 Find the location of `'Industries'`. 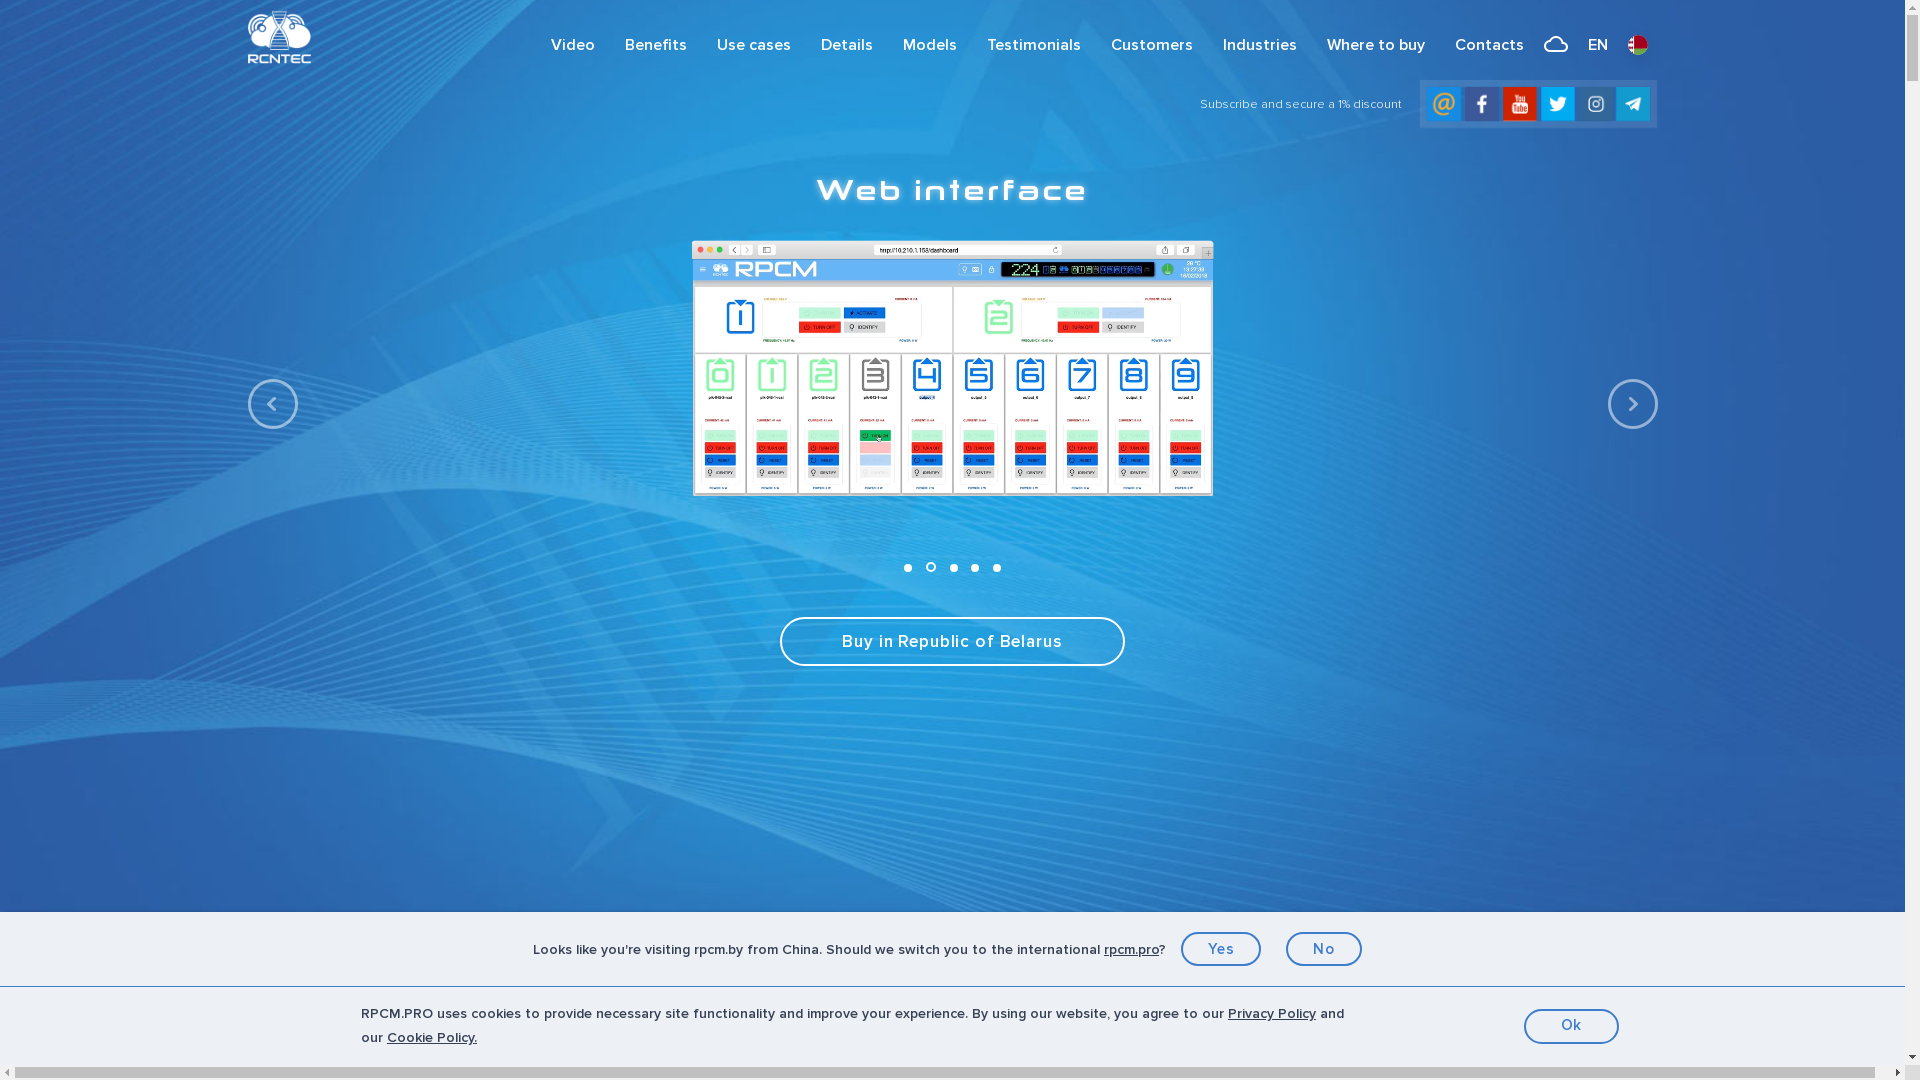

'Industries' is located at coordinates (1258, 45).